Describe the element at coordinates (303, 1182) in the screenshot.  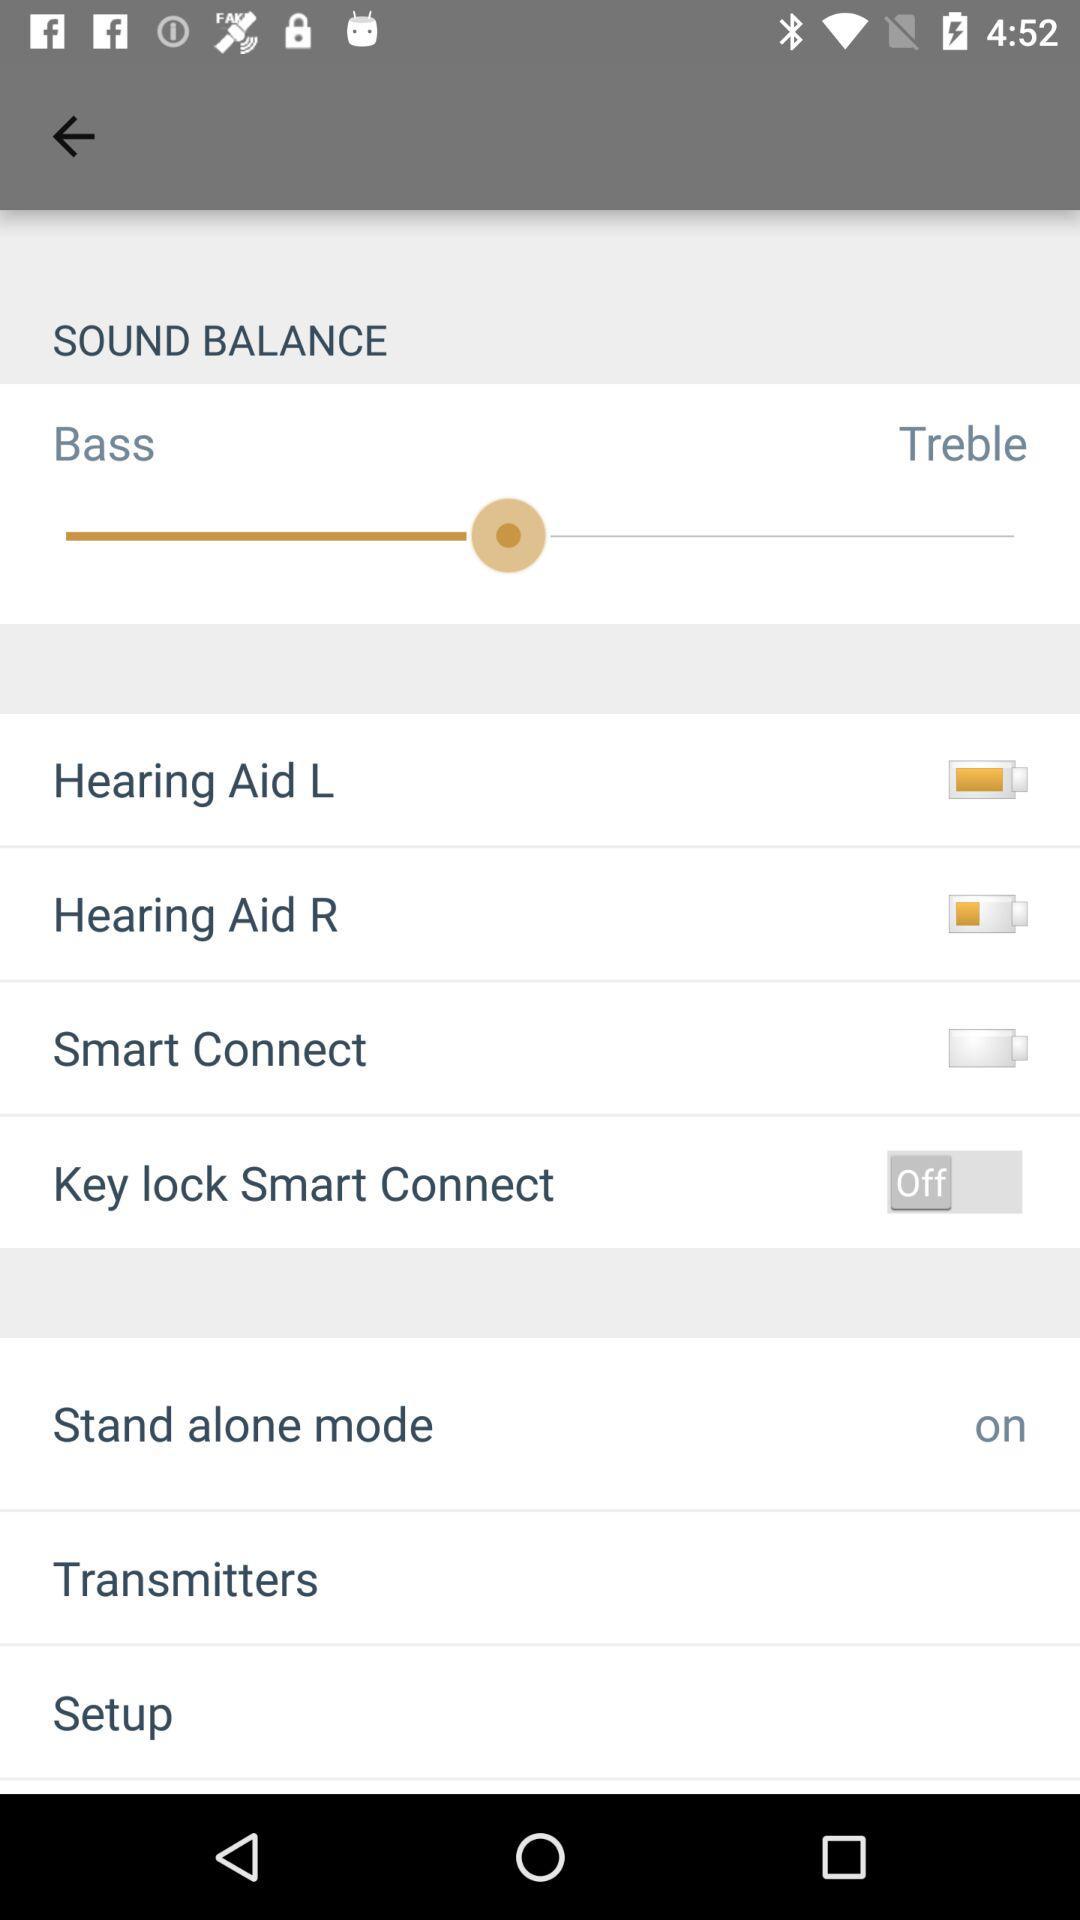
I see `key lock smart item` at that location.